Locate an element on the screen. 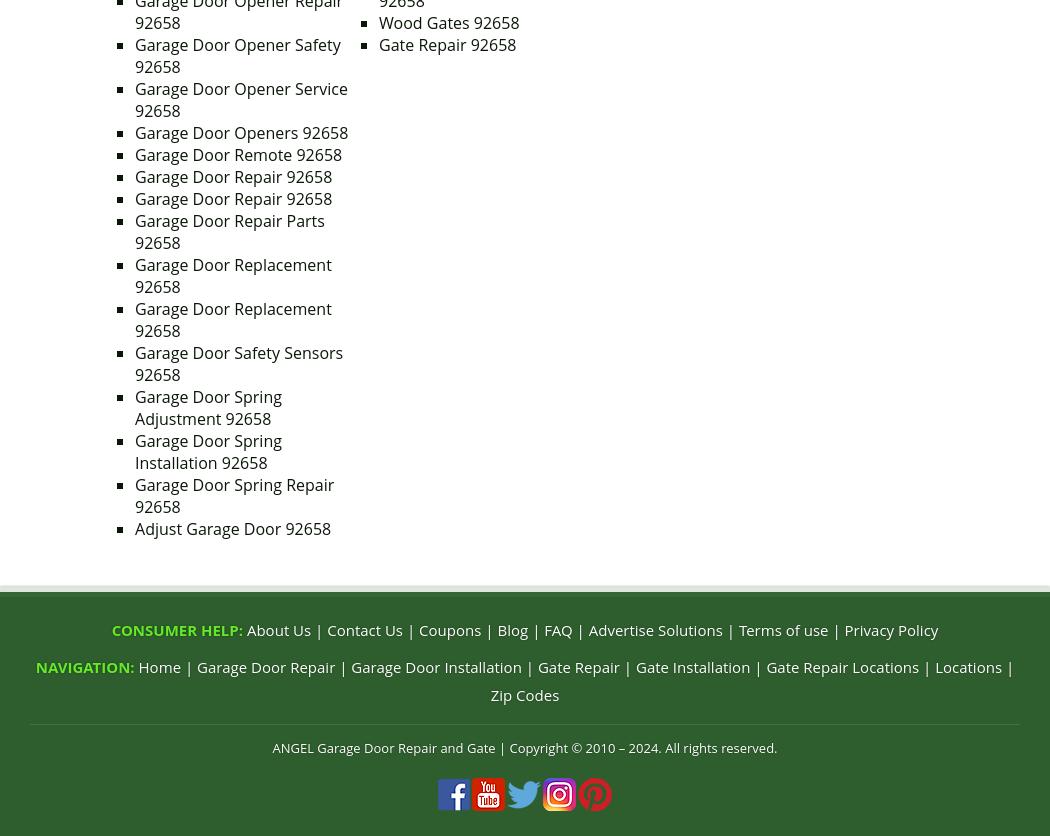  'Blog' is located at coordinates (511, 630).